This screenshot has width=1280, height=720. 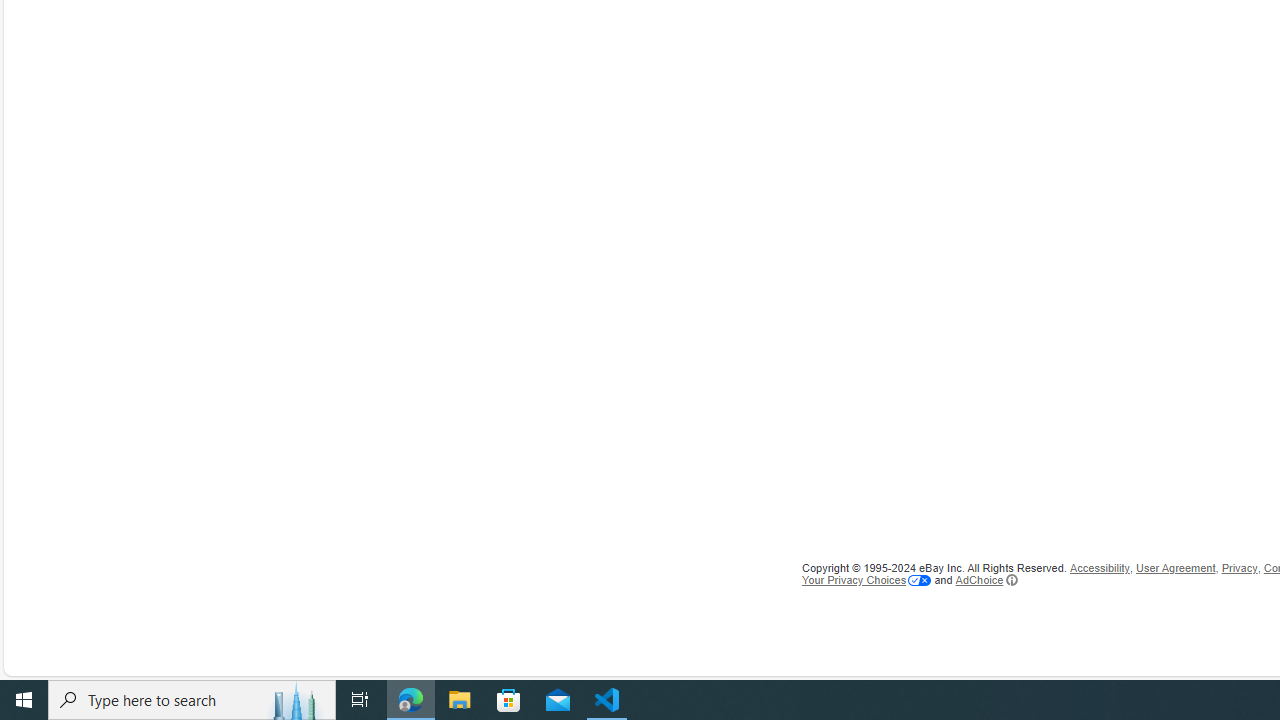 What do you see at coordinates (1098, 568) in the screenshot?
I see `'Accessibility'` at bounding box center [1098, 568].